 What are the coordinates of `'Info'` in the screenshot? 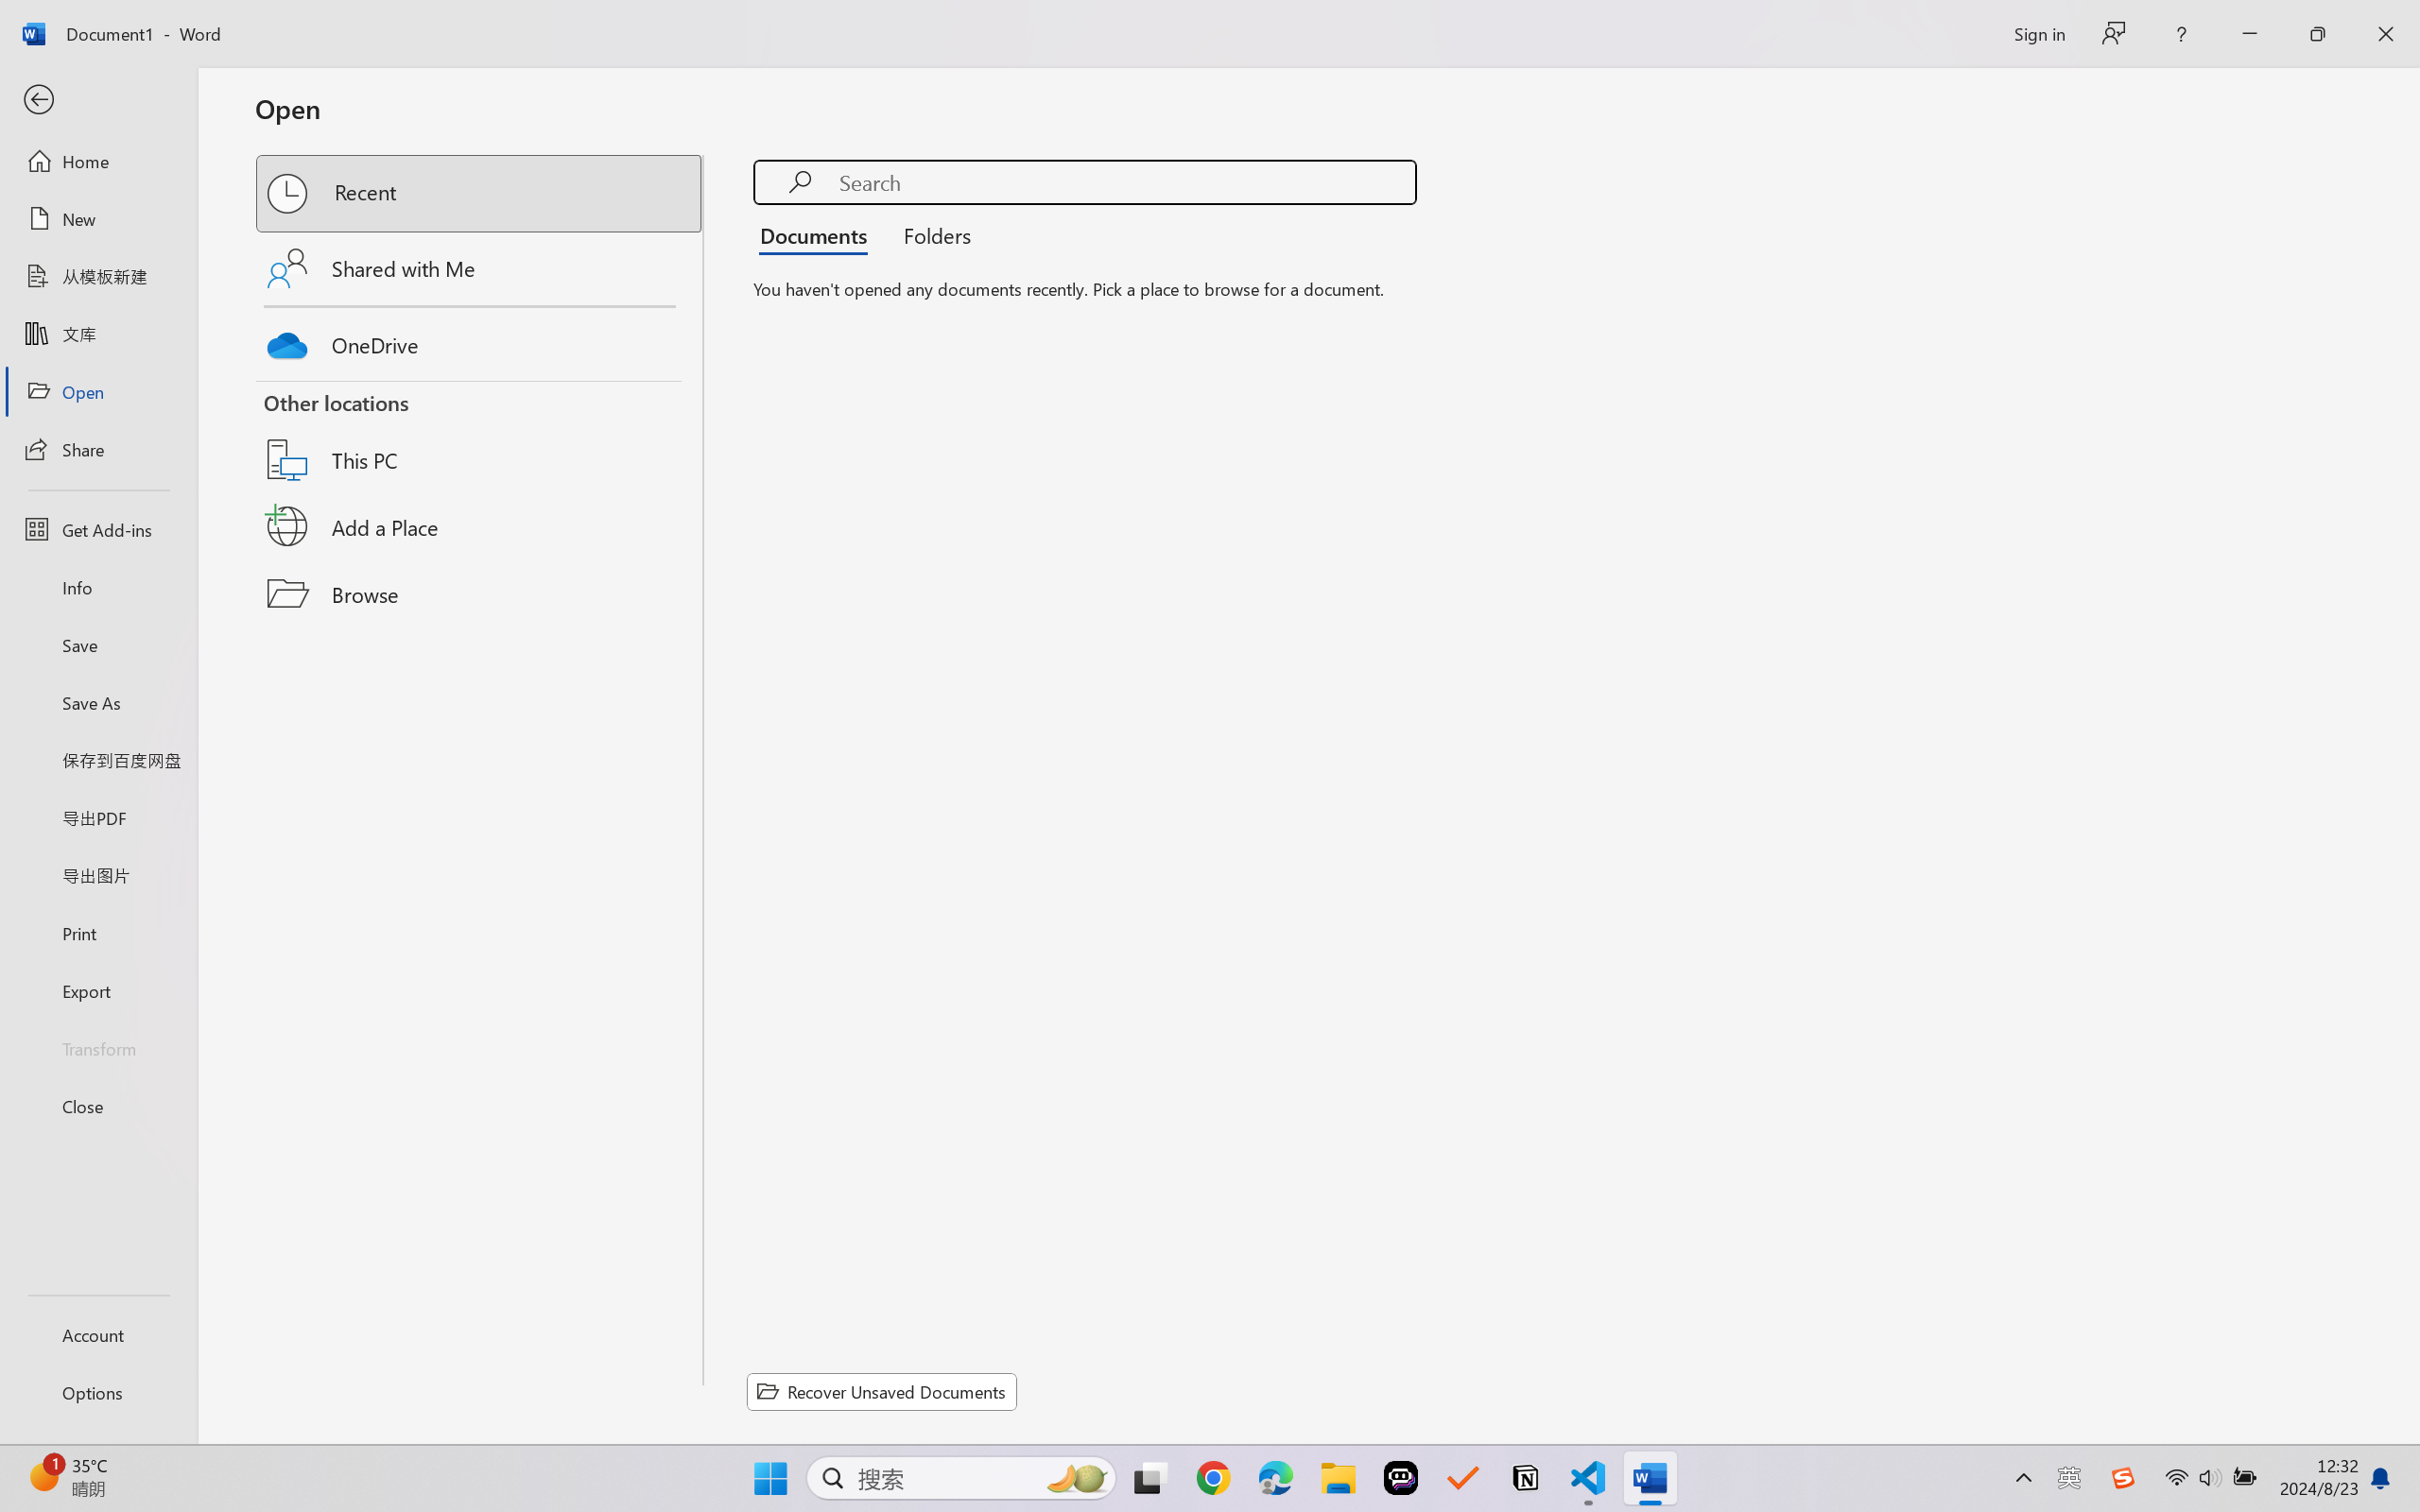 It's located at (97, 586).